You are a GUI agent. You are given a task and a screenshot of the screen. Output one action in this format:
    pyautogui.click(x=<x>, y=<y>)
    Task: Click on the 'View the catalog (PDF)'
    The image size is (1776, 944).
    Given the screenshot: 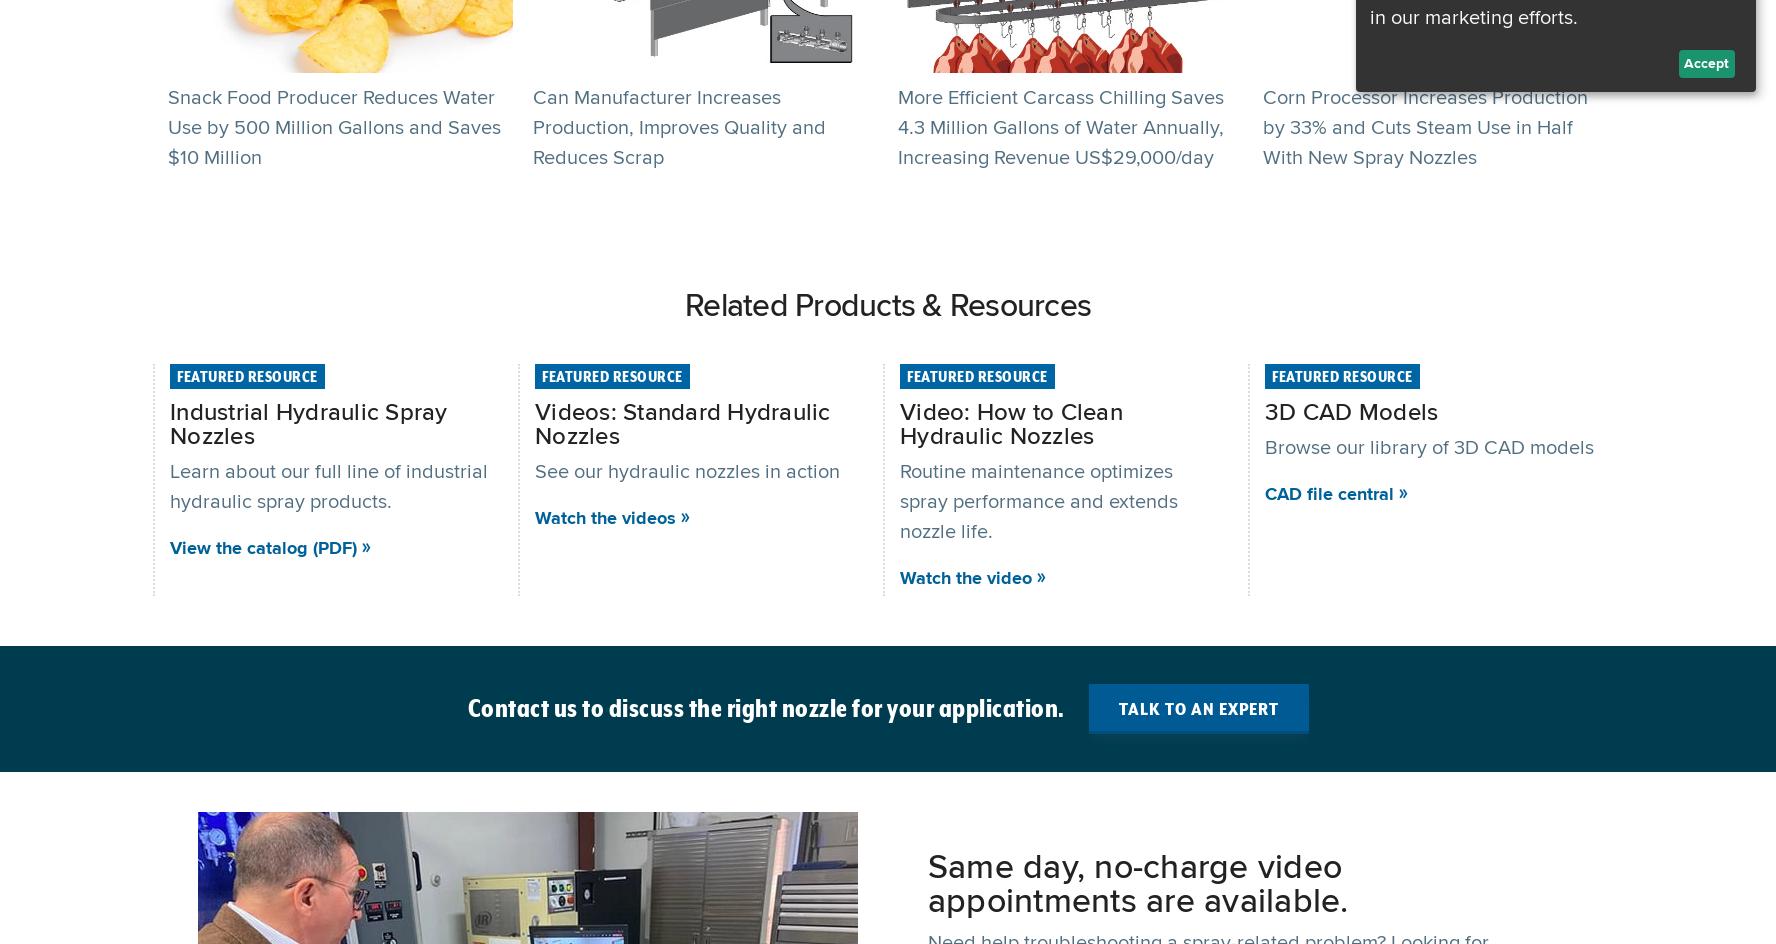 What is the action you would take?
    pyautogui.click(x=263, y=545)
    